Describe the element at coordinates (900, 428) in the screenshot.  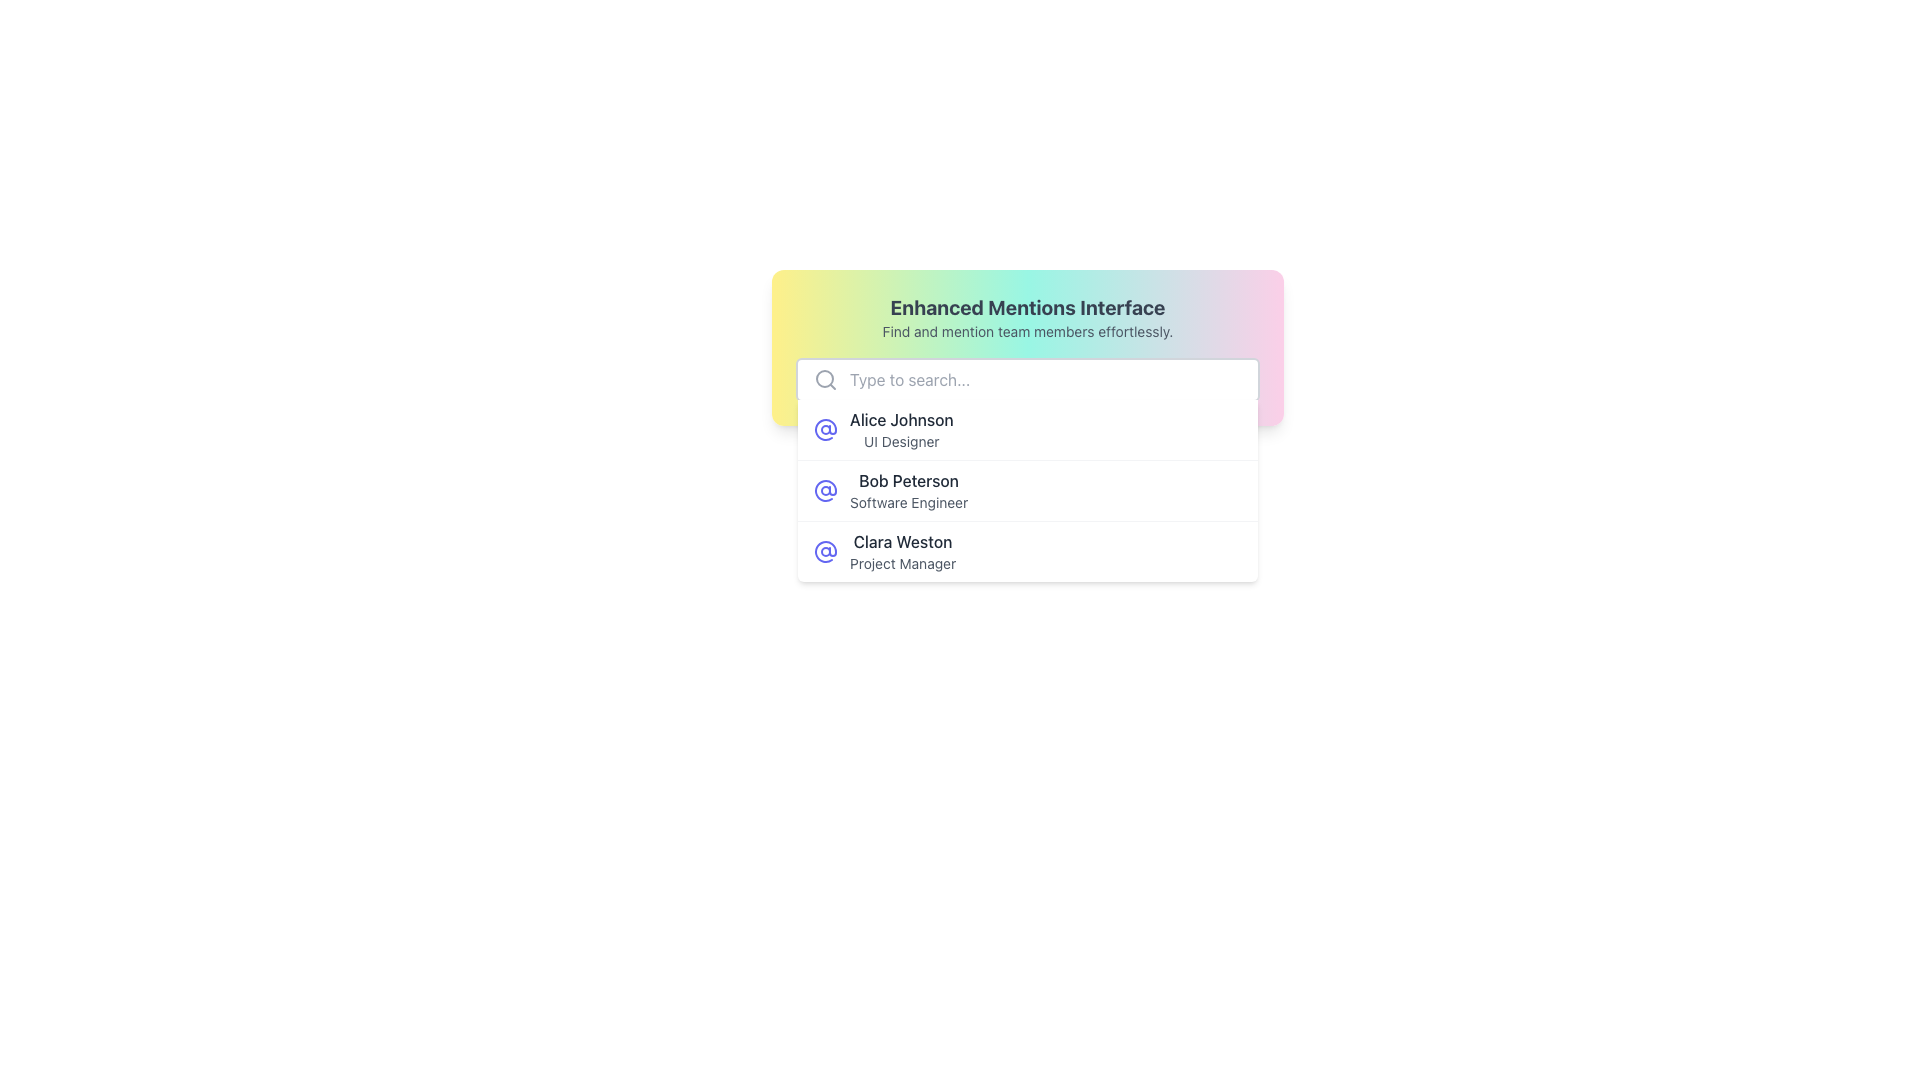
I see `the first item` at that location.